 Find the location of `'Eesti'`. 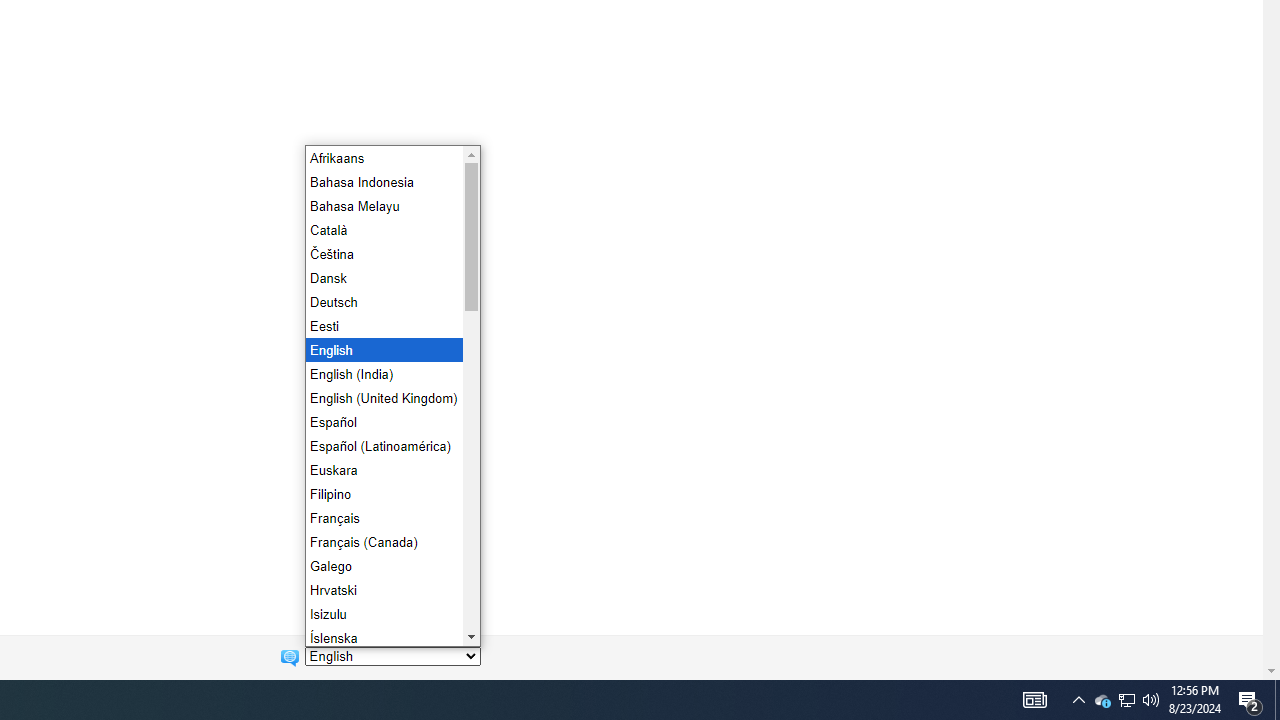

'Eesti' is located at coordinates (382, 324).